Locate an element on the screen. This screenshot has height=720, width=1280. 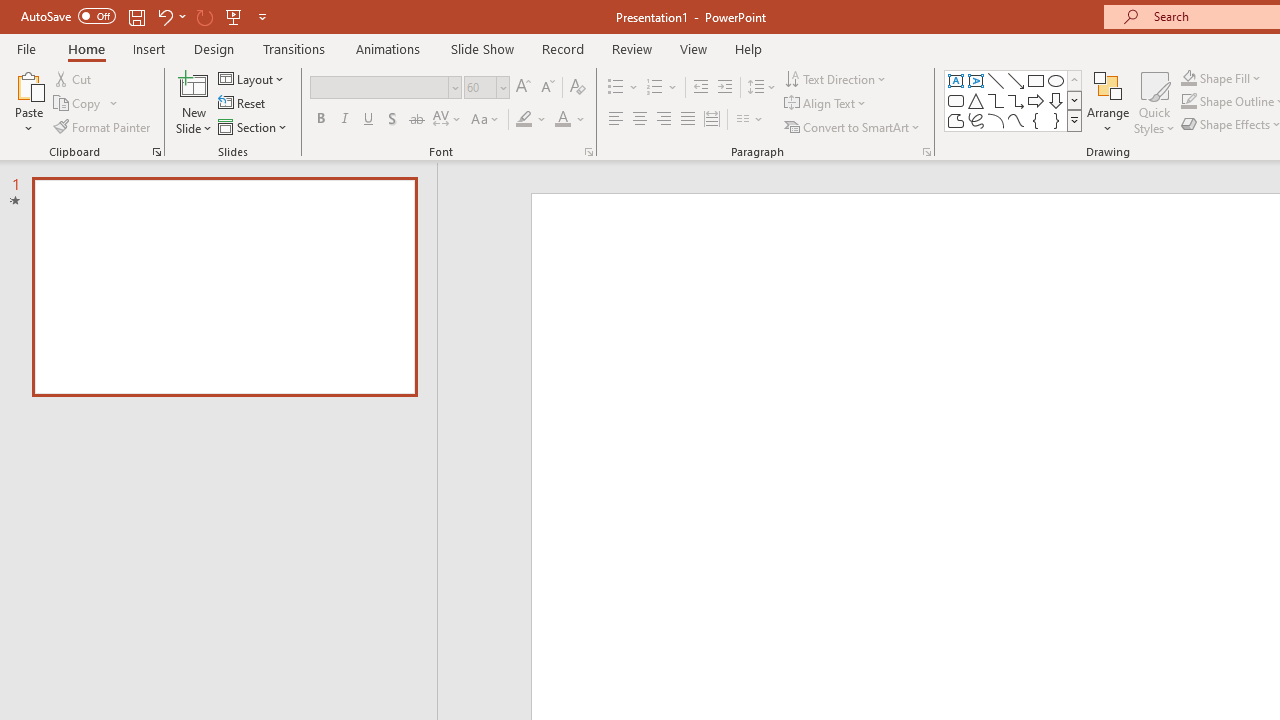
'Copy' is located at coordinates (78, 103).